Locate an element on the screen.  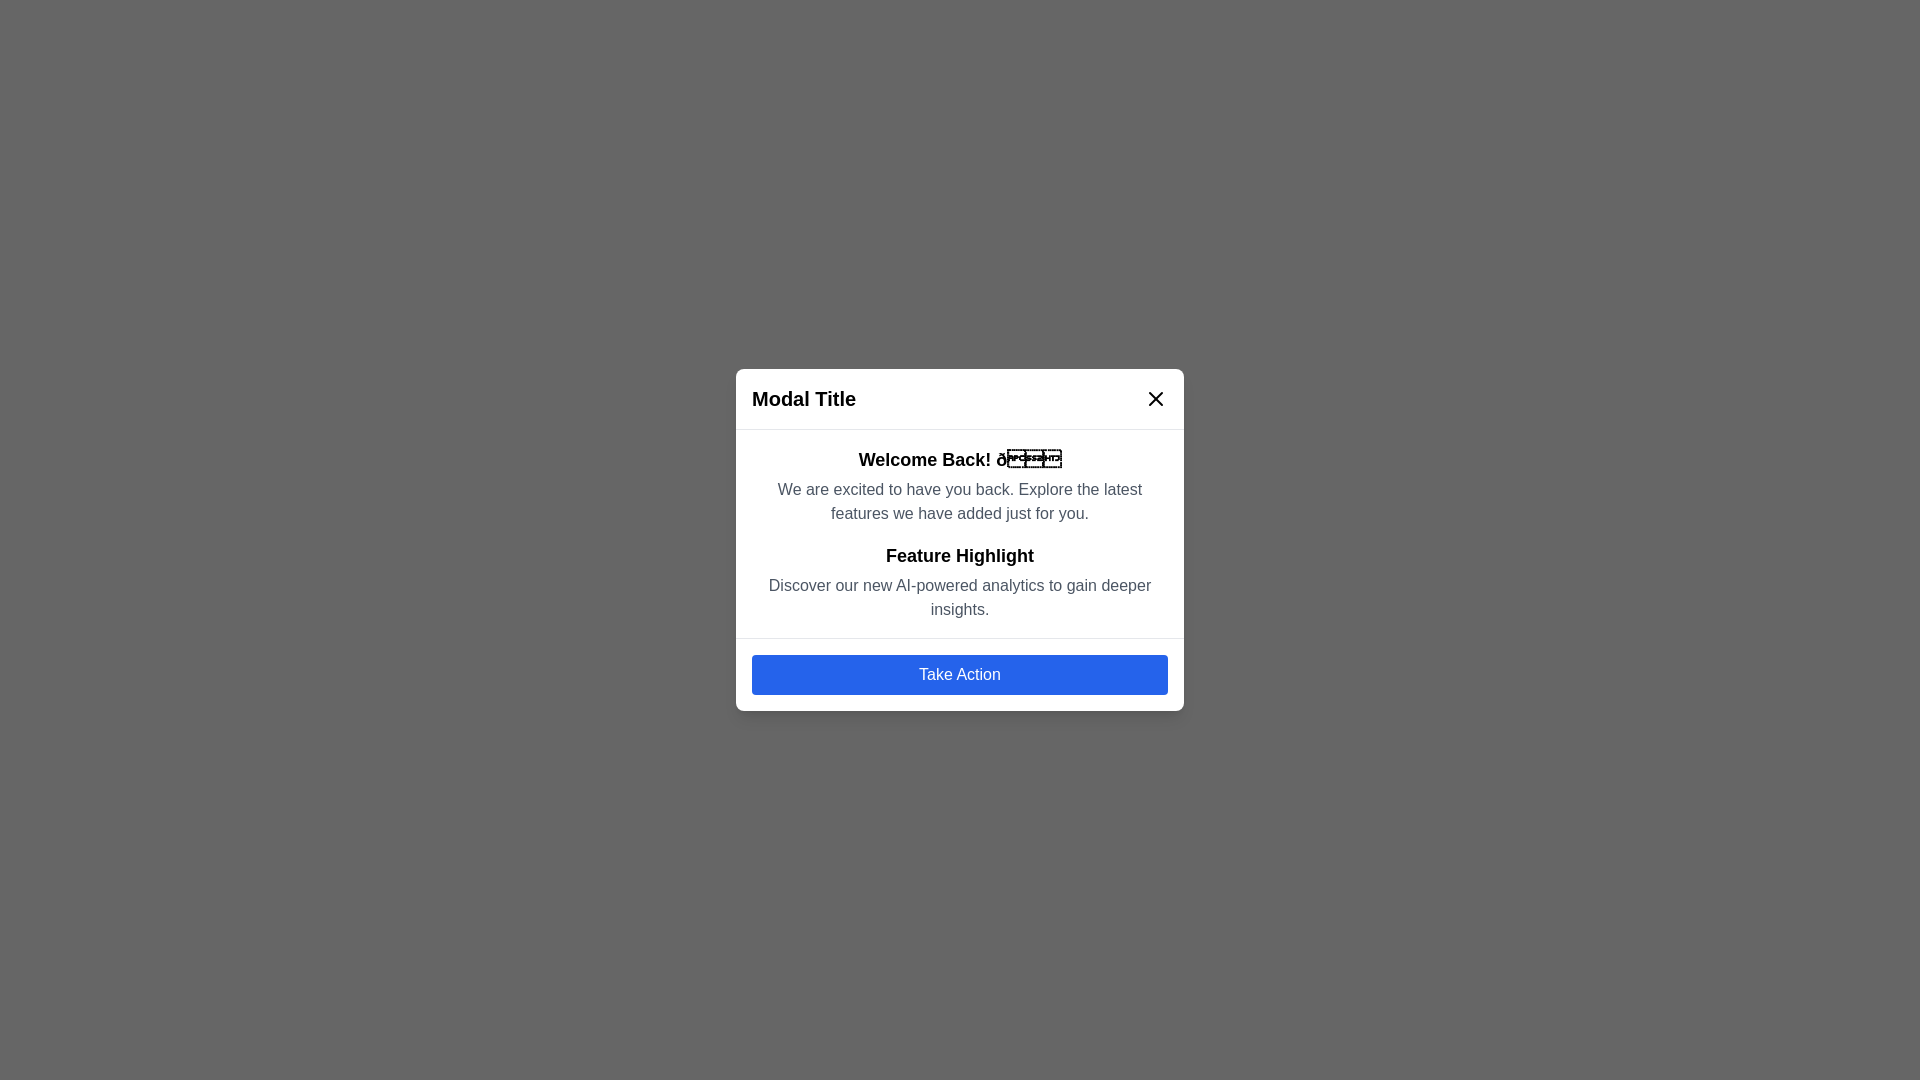
the confirmation button located at the bottom of the modal dialog box is located at coordinates (960, 675).